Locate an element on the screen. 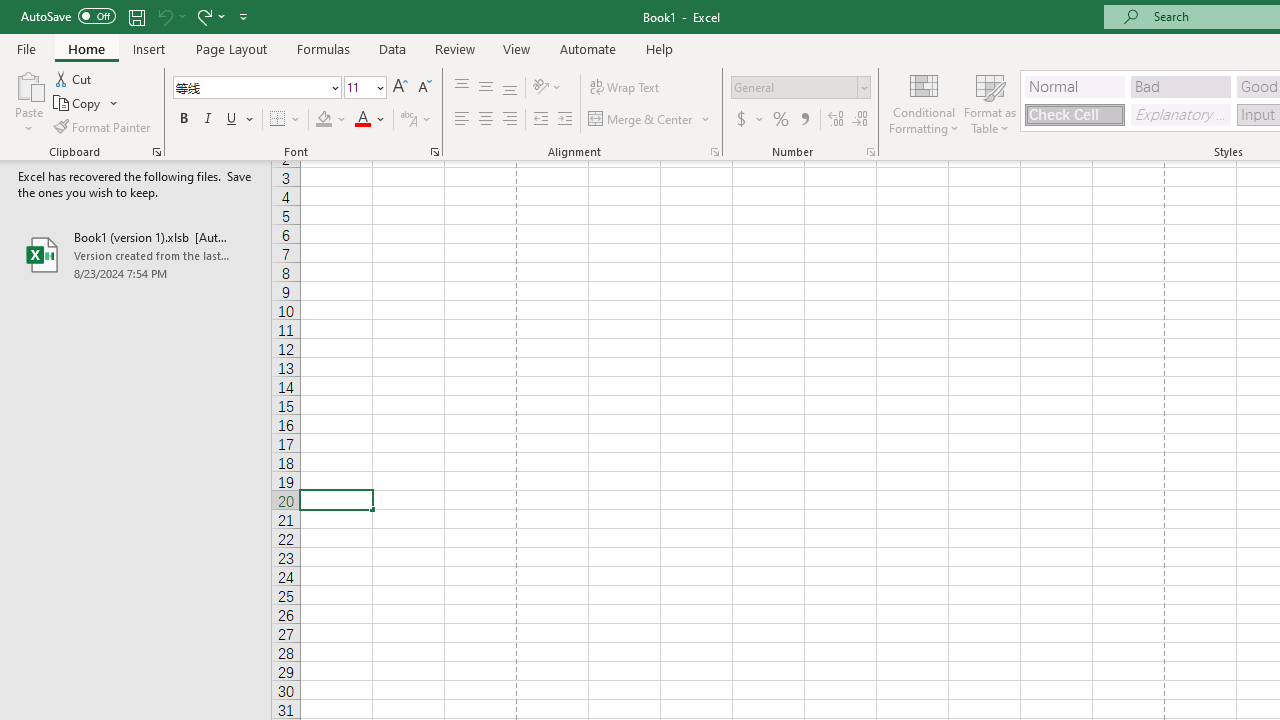 The height and width of the screenshot is (720, 1280). 'Redo' is located at coordinates (209, 16).